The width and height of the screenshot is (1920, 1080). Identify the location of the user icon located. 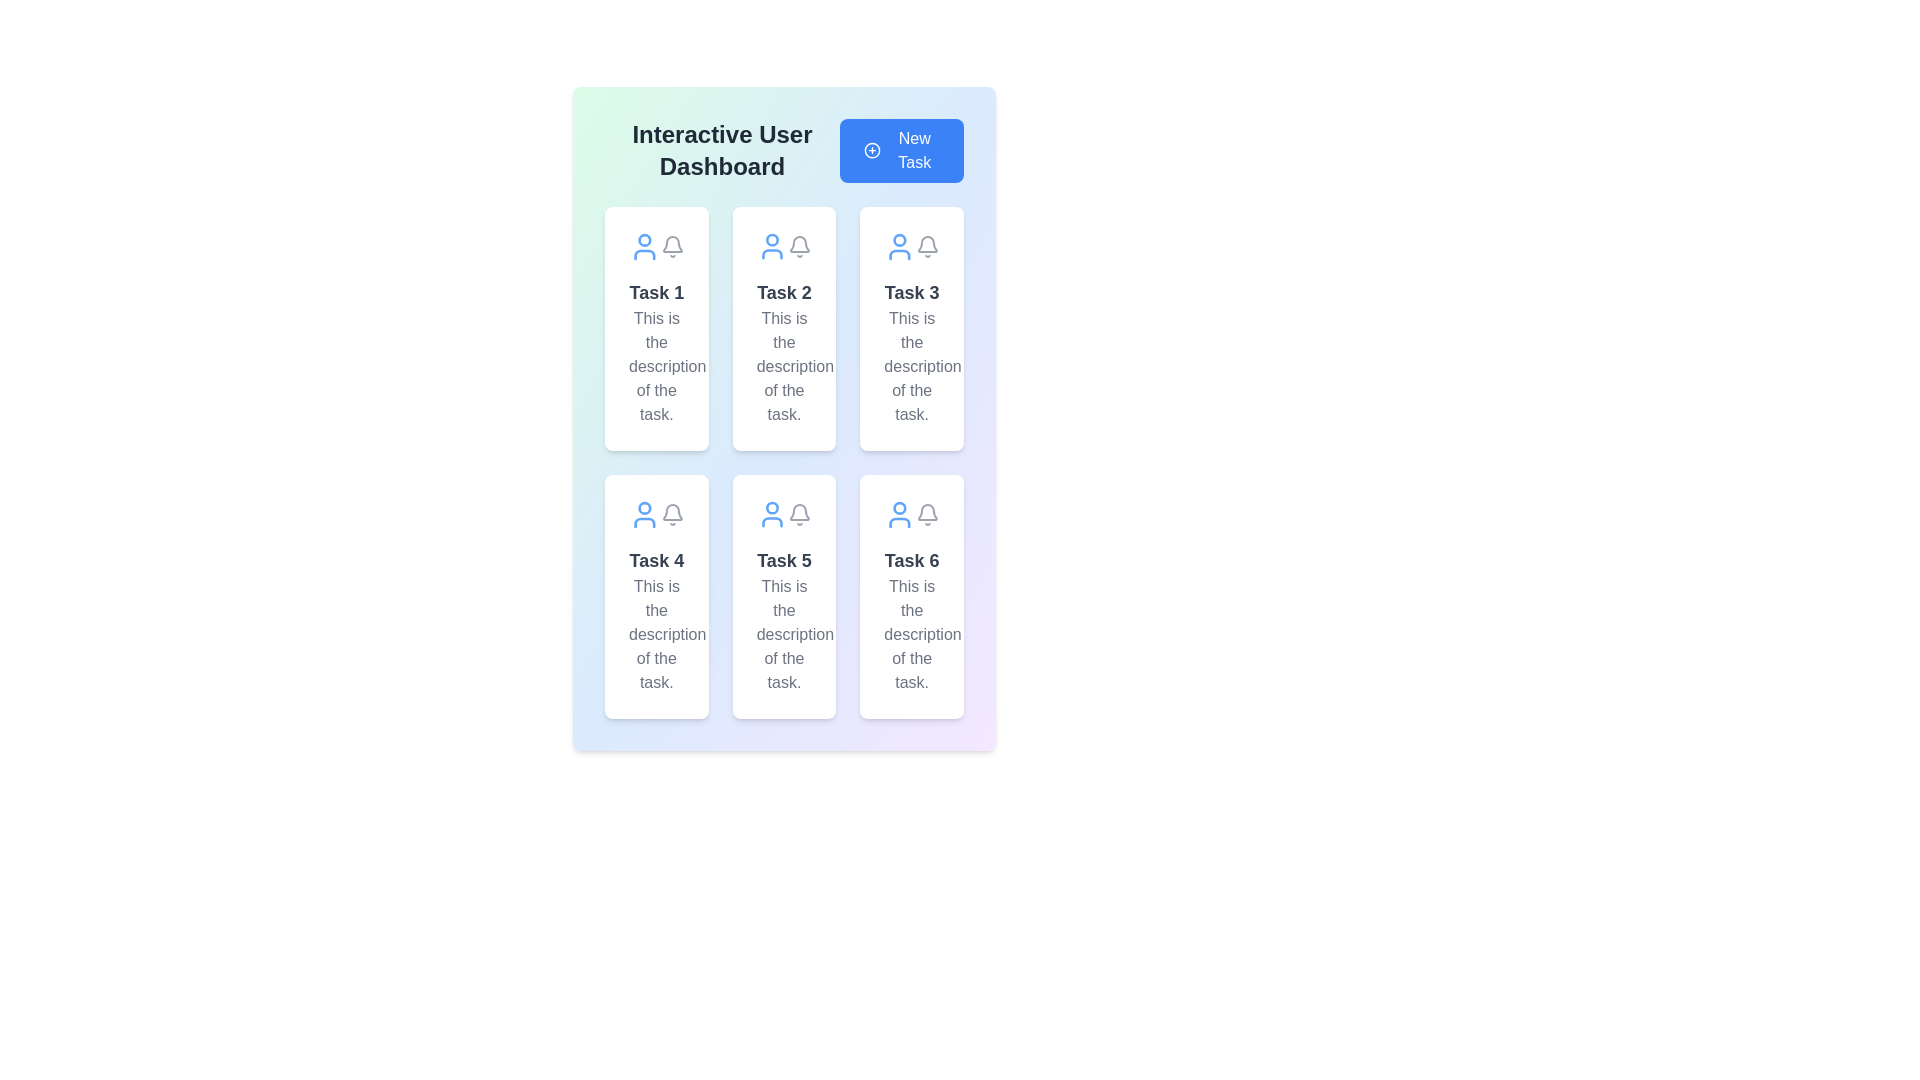
(771, 521).